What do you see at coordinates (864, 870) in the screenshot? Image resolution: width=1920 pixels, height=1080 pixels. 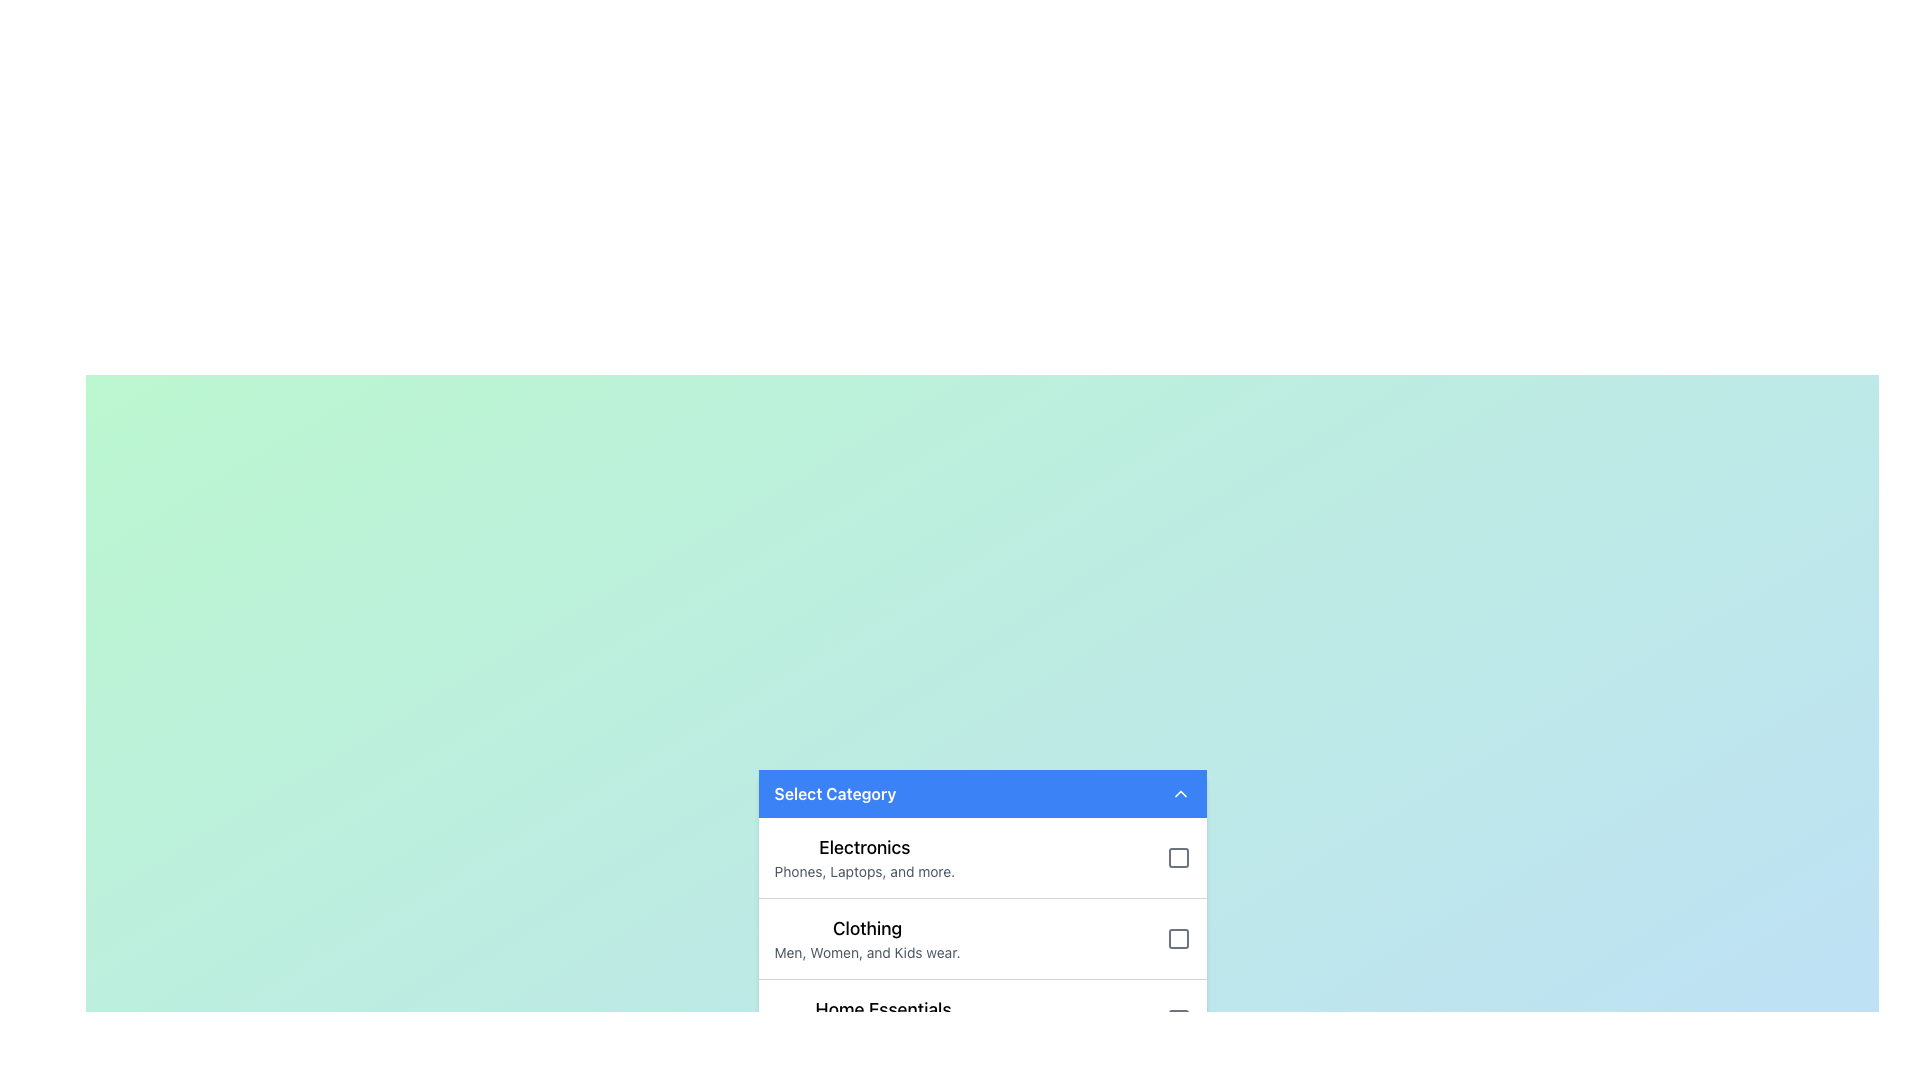 I see `descriptive text element that says 'Phones, Laptops, and more.' located below the 'Electronics' label in the card` at bounding box center [864, 870].